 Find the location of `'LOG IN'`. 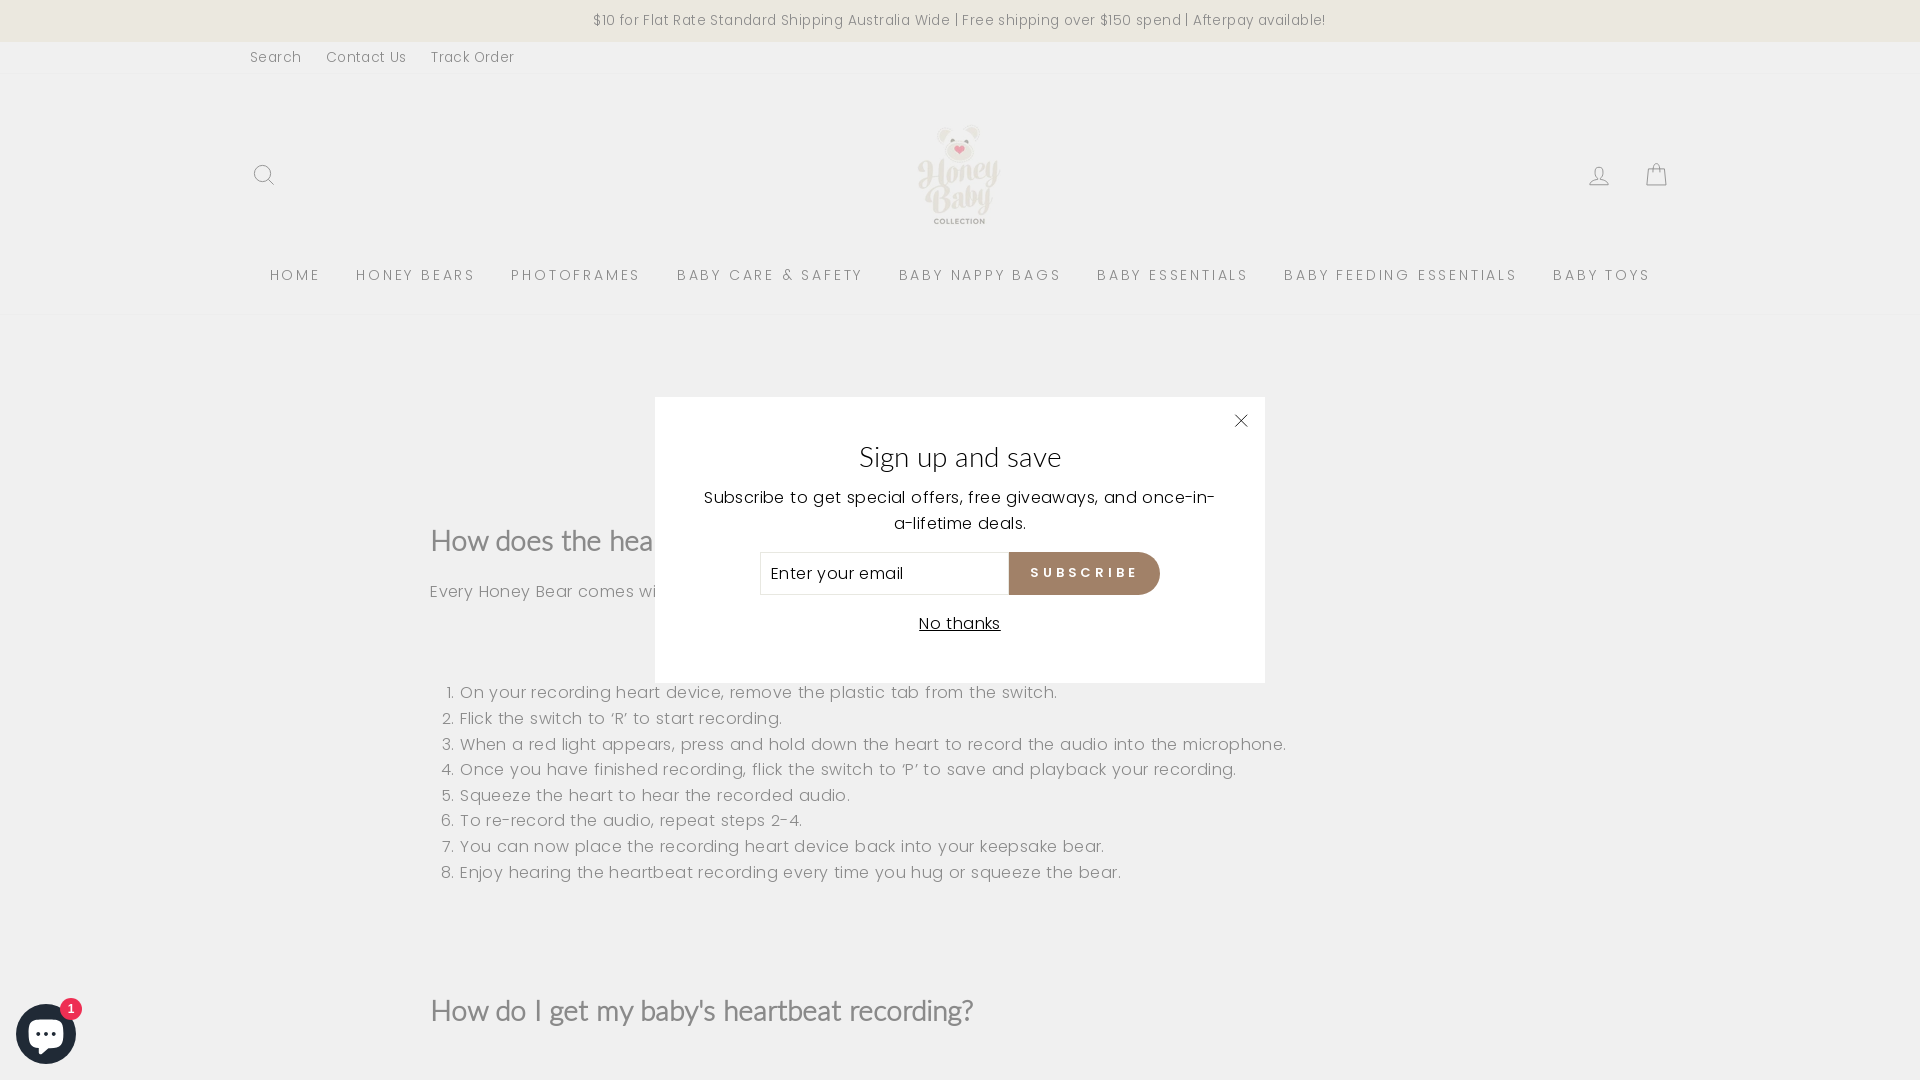

'LOG IN' is located at coordinates (1597, 174).